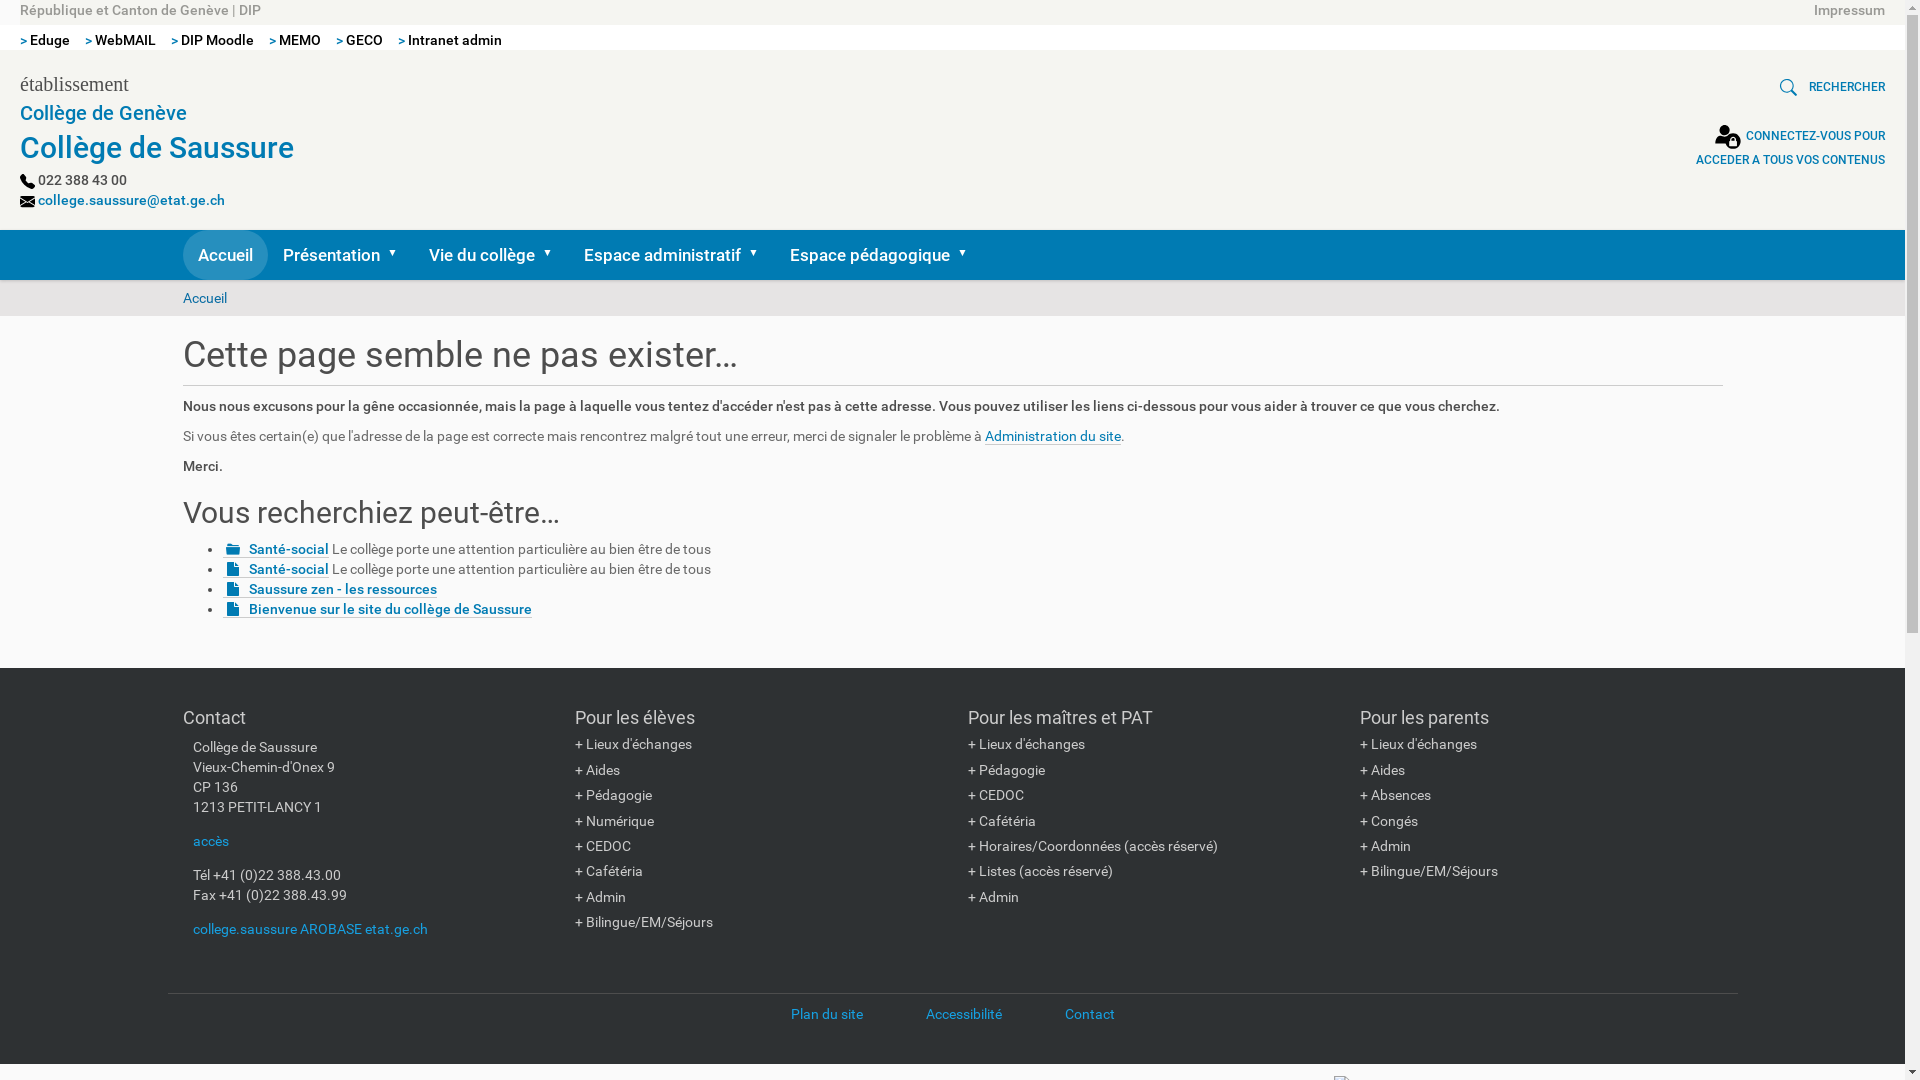 The height and width of the screenshot is (1080, 1920). Describe the element at coordinates (308, 929) in the screenshot. I see `'college.saussure AROBASE etat.ge.ch'` at that location.